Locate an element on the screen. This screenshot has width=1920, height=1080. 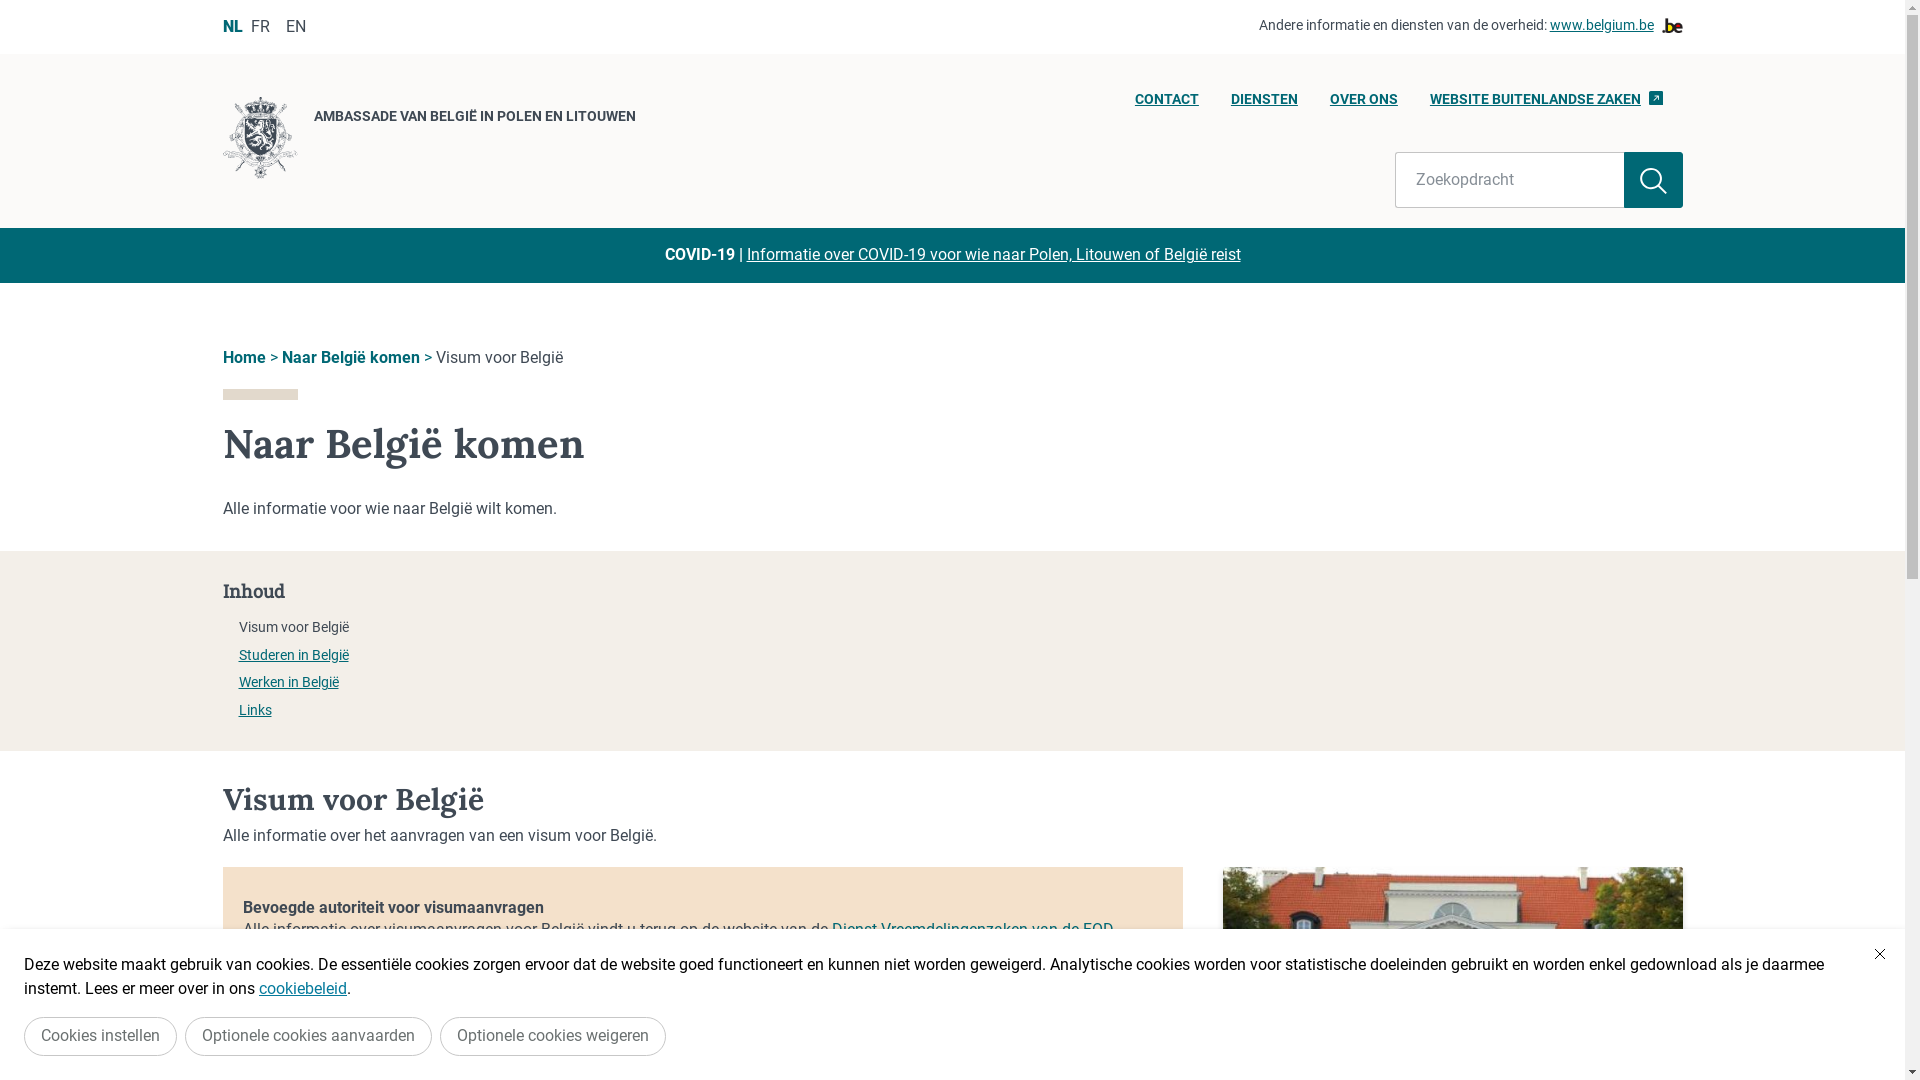
'Sluiten' is located at coordinates (1879, 952).